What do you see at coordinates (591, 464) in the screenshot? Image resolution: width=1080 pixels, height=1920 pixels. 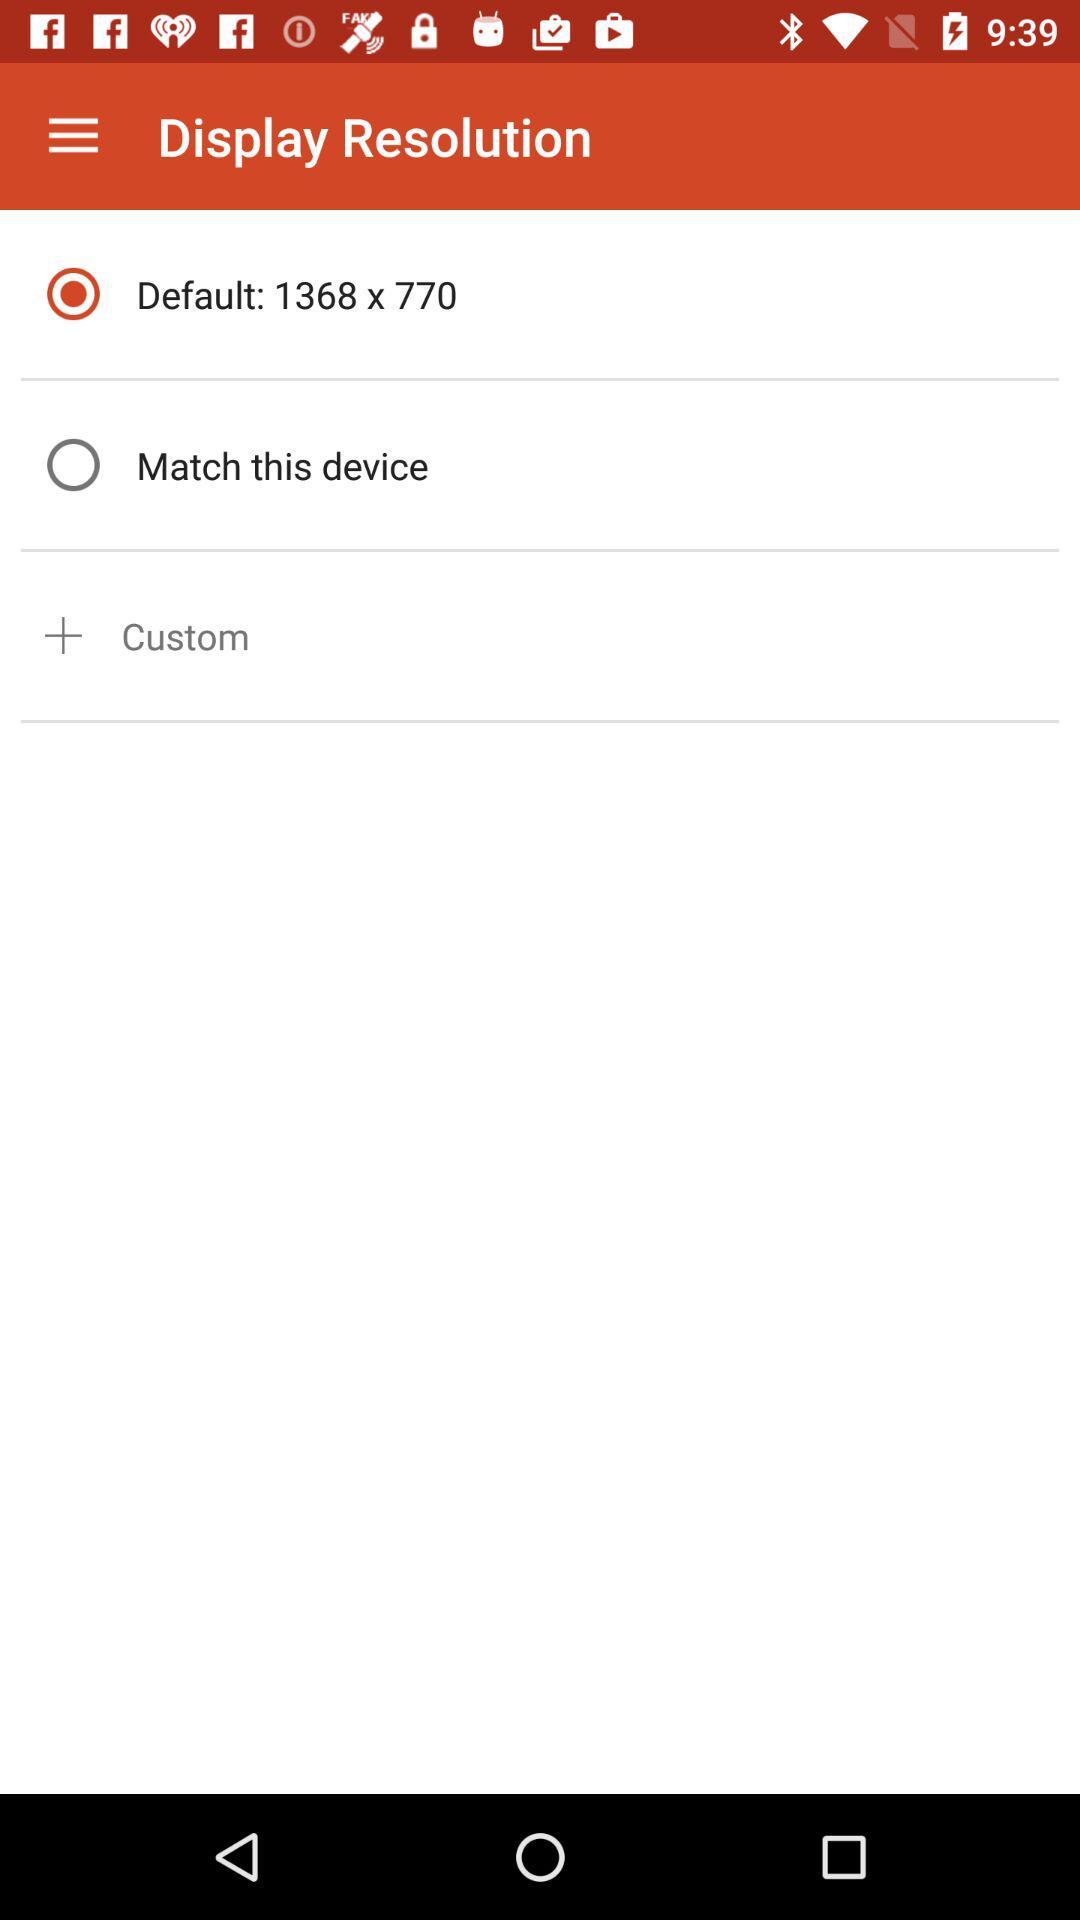 I see `the item above the custom item` at bounding box center [591, 464].